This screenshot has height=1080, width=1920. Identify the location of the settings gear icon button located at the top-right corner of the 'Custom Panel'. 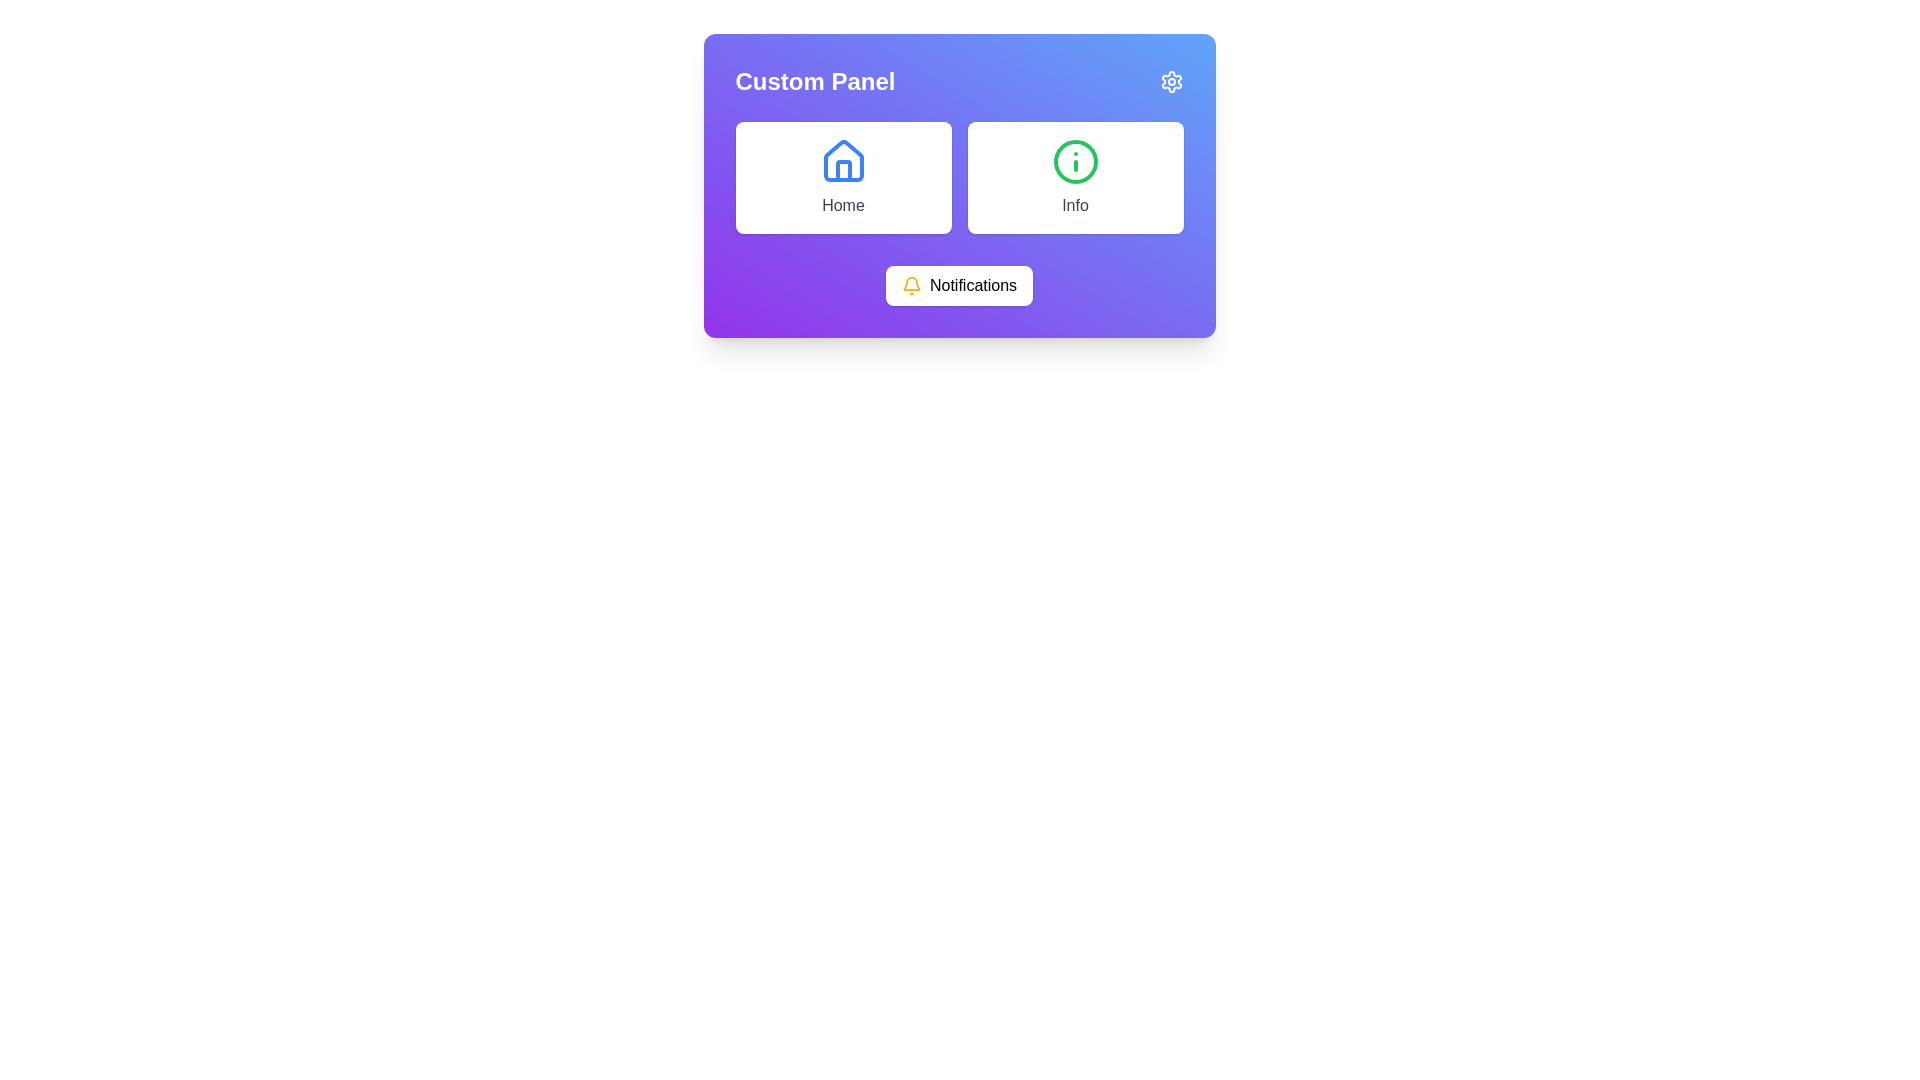
(1171, 80).